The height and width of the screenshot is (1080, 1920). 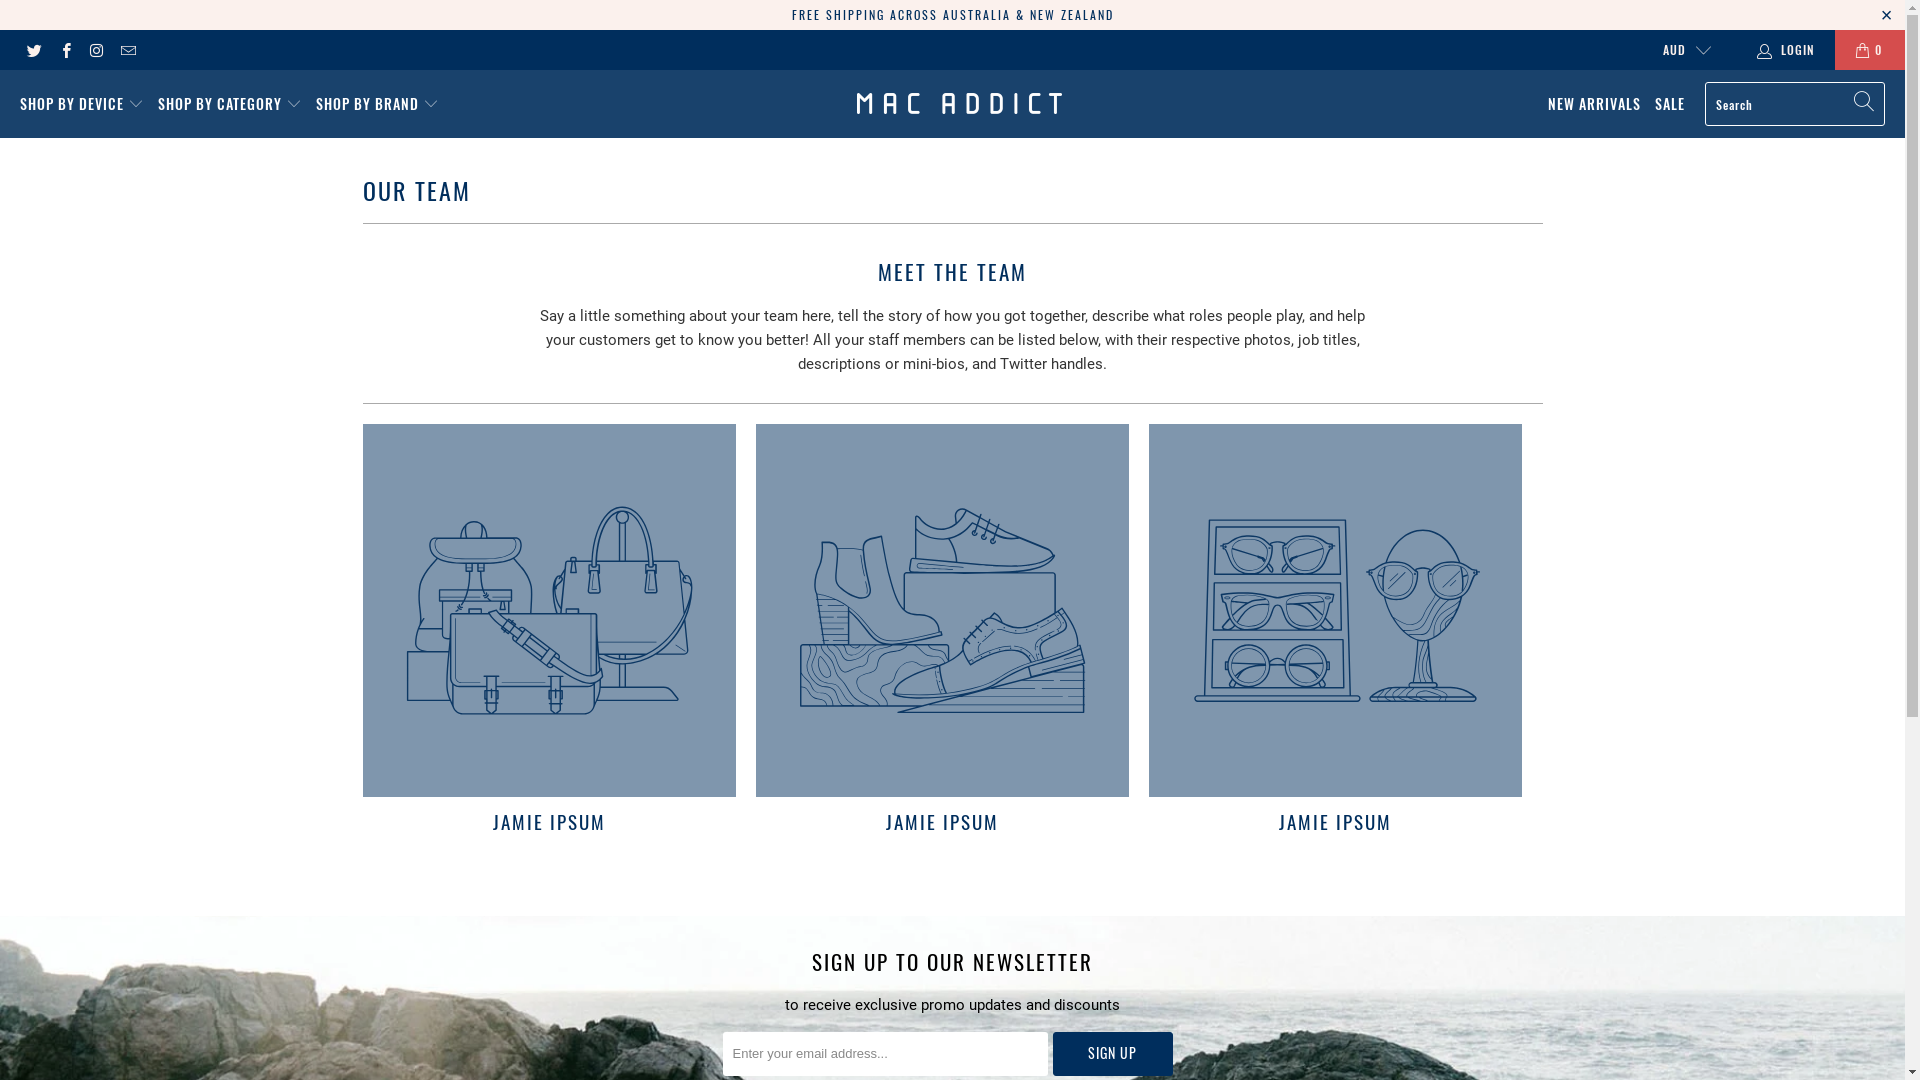 What do you see at coordinates (33, 49) in the screenshot?
I see `'Mac Addict on Twitter'` at bounding box center [33, 49].